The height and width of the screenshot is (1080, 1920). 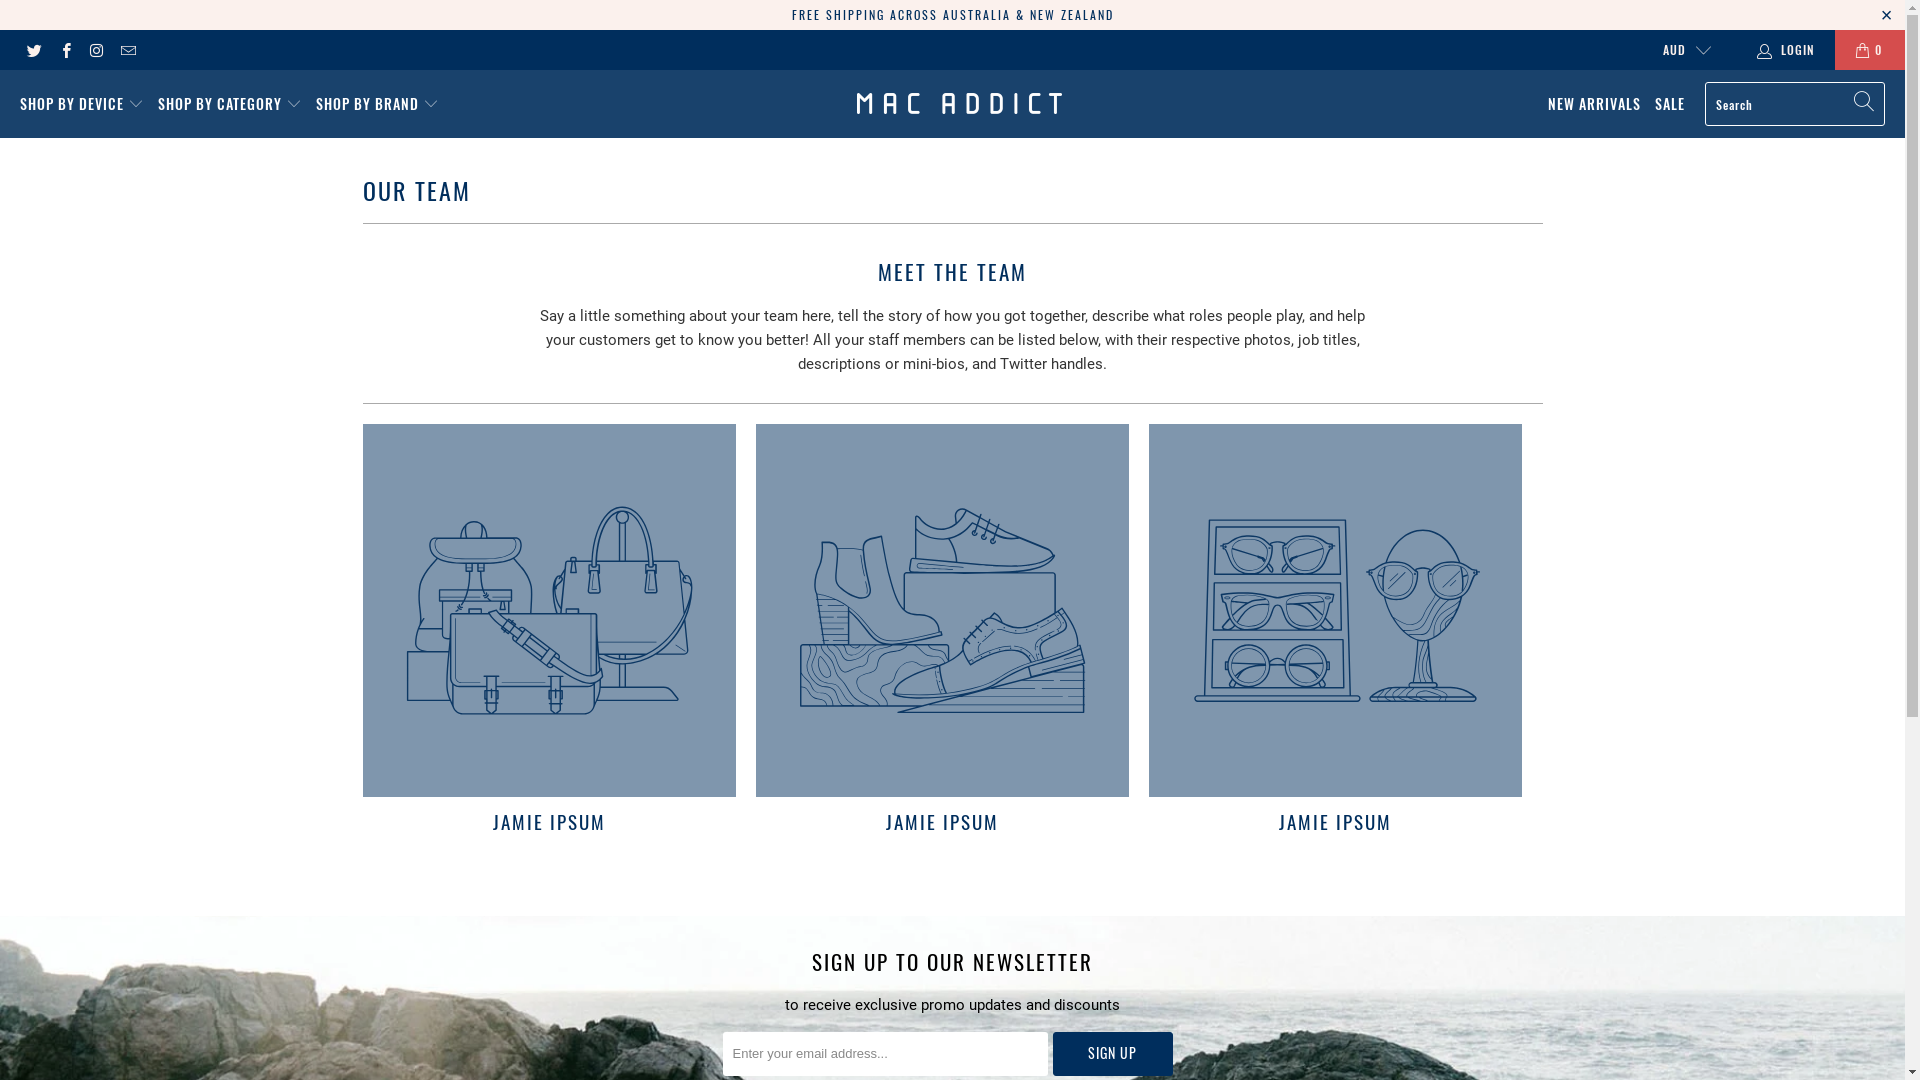 What do you see at coordinates (33, 49) in the screenshot?
I see `'Mac Addict on Twitter'` at bounding box center [33, 49].